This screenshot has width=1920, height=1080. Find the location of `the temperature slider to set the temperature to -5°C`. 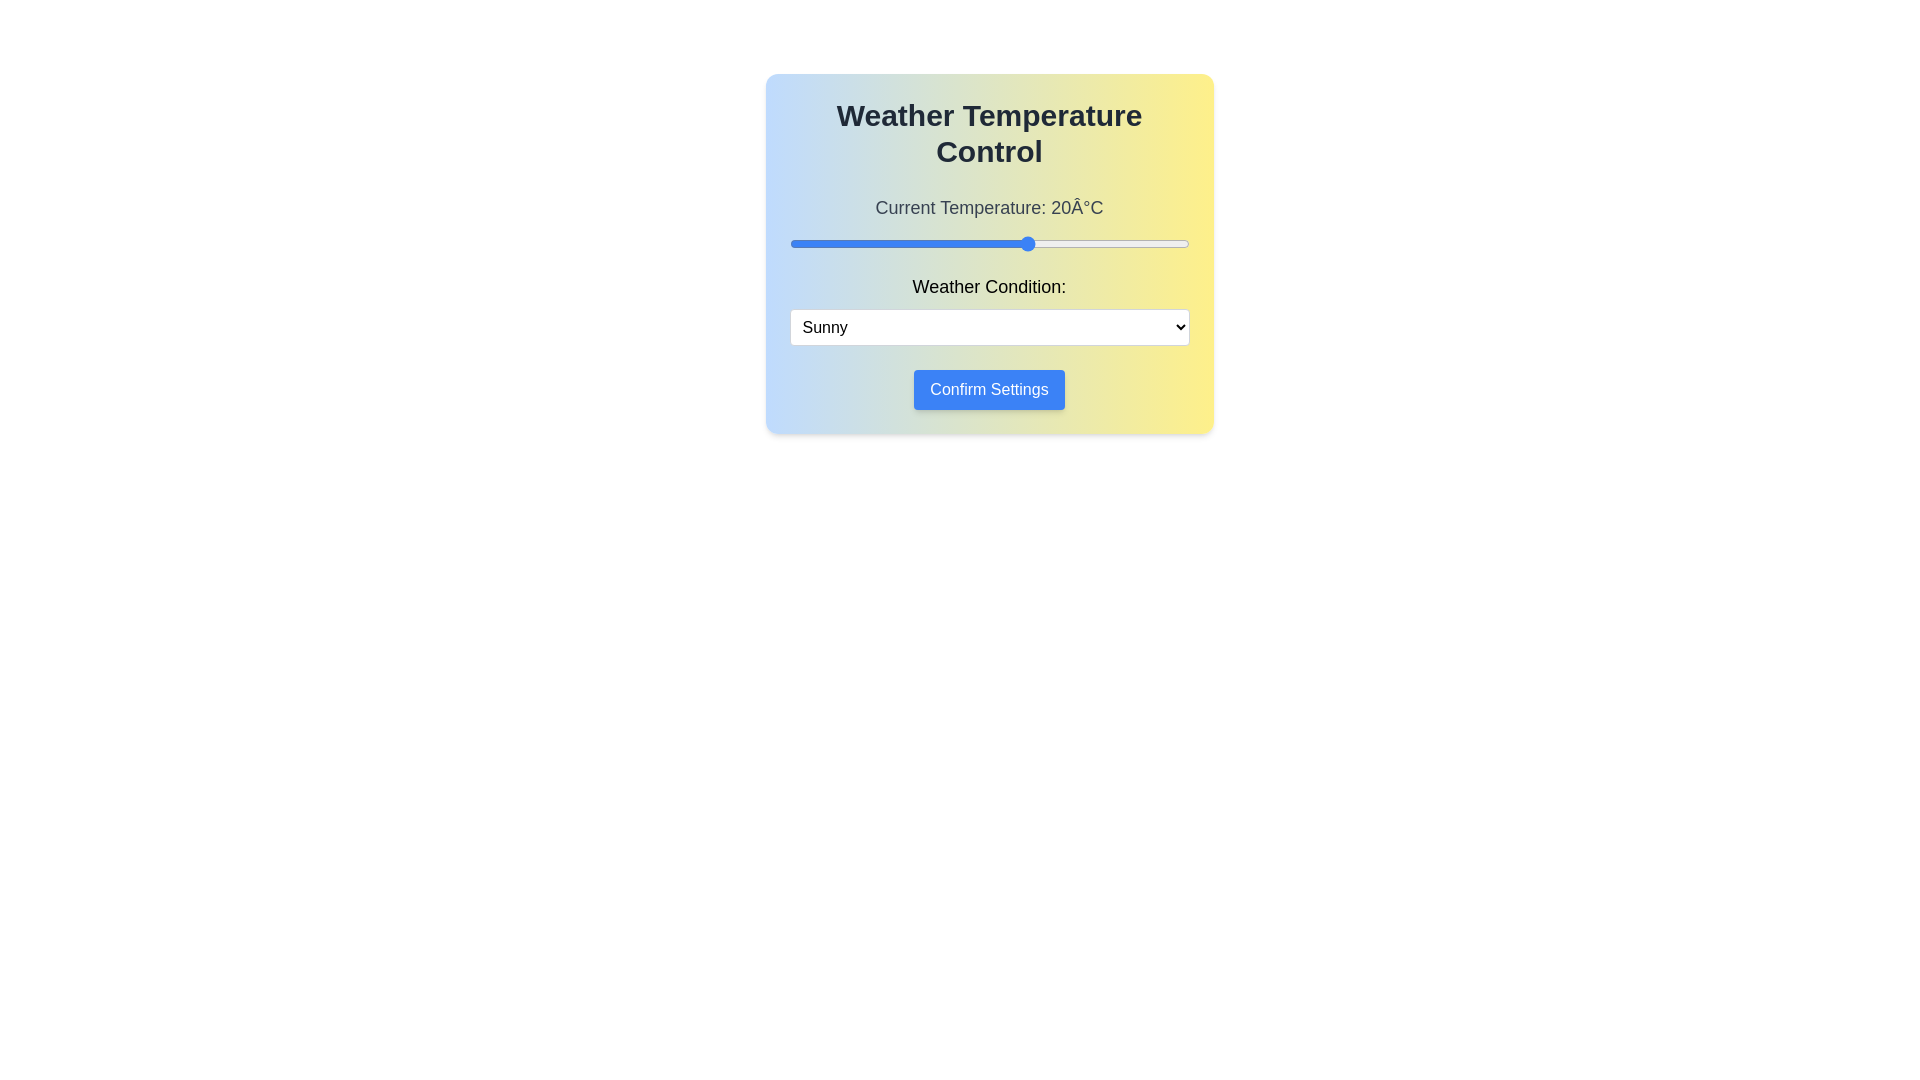

the temperature slider to set the temperature to -5°C is located at coordinates (829, 242).